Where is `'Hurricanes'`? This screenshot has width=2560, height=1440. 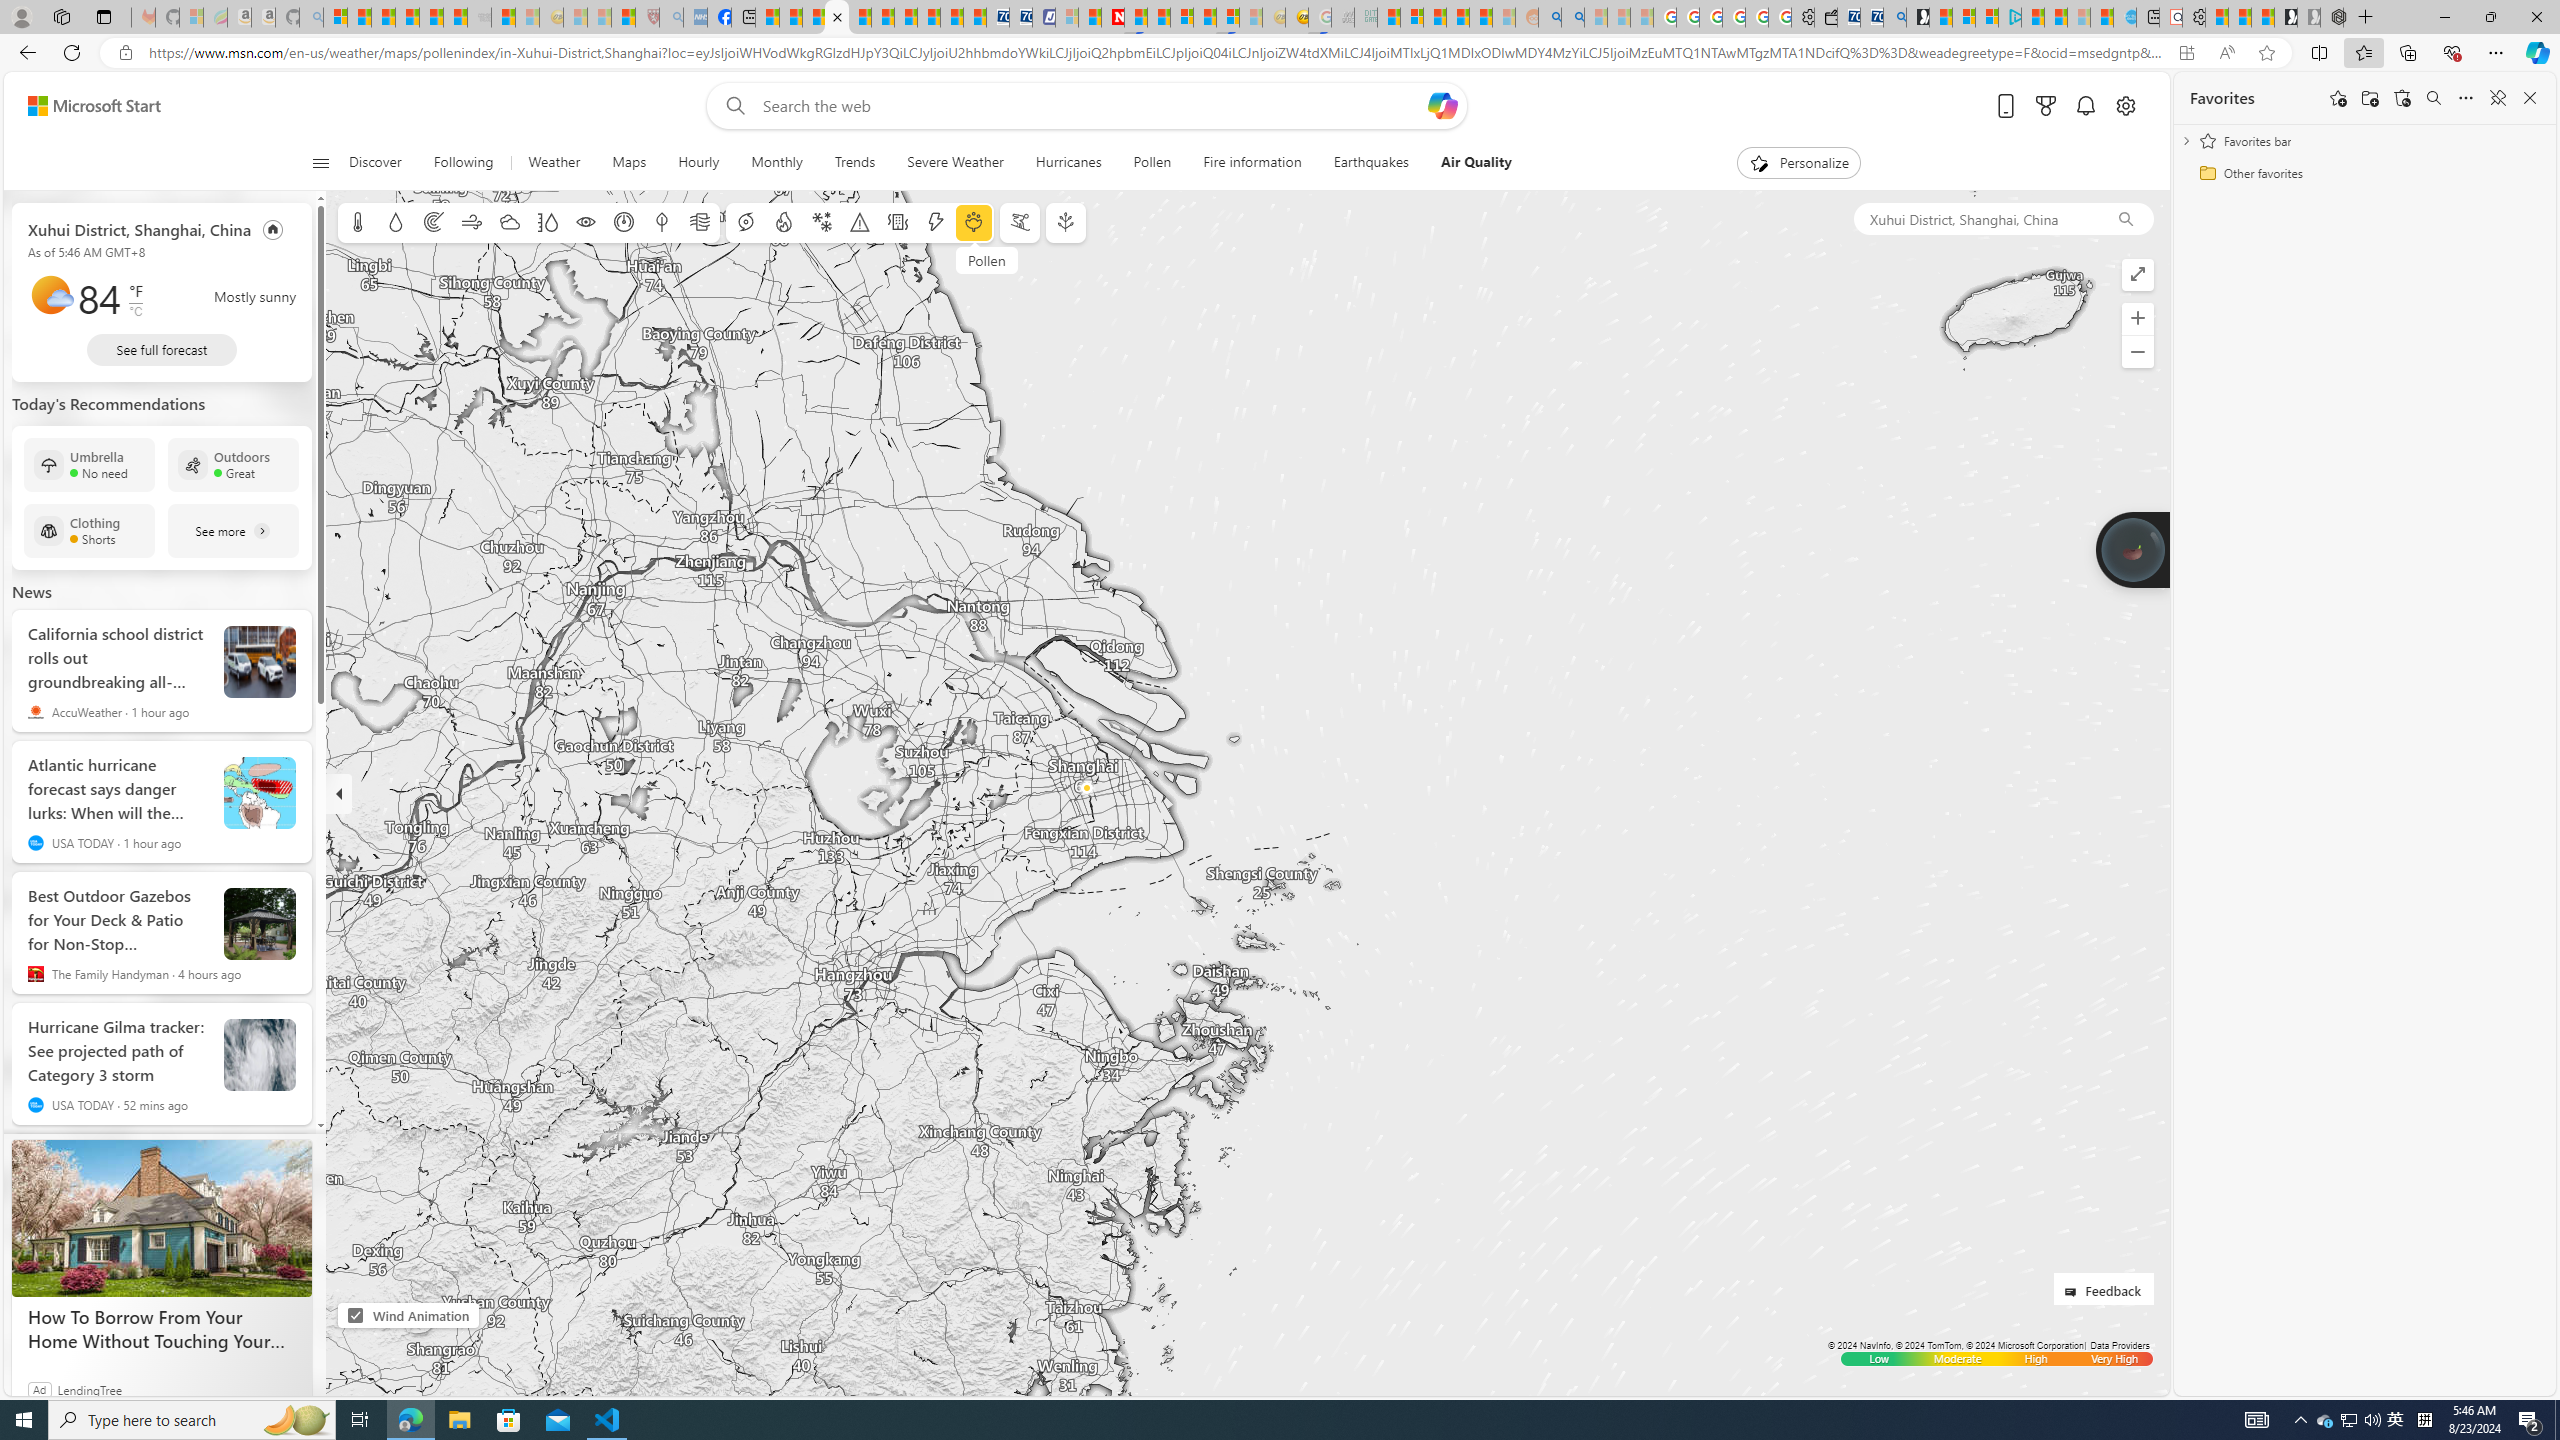 'Hurricanes' is located at coordinates (1067, 162).